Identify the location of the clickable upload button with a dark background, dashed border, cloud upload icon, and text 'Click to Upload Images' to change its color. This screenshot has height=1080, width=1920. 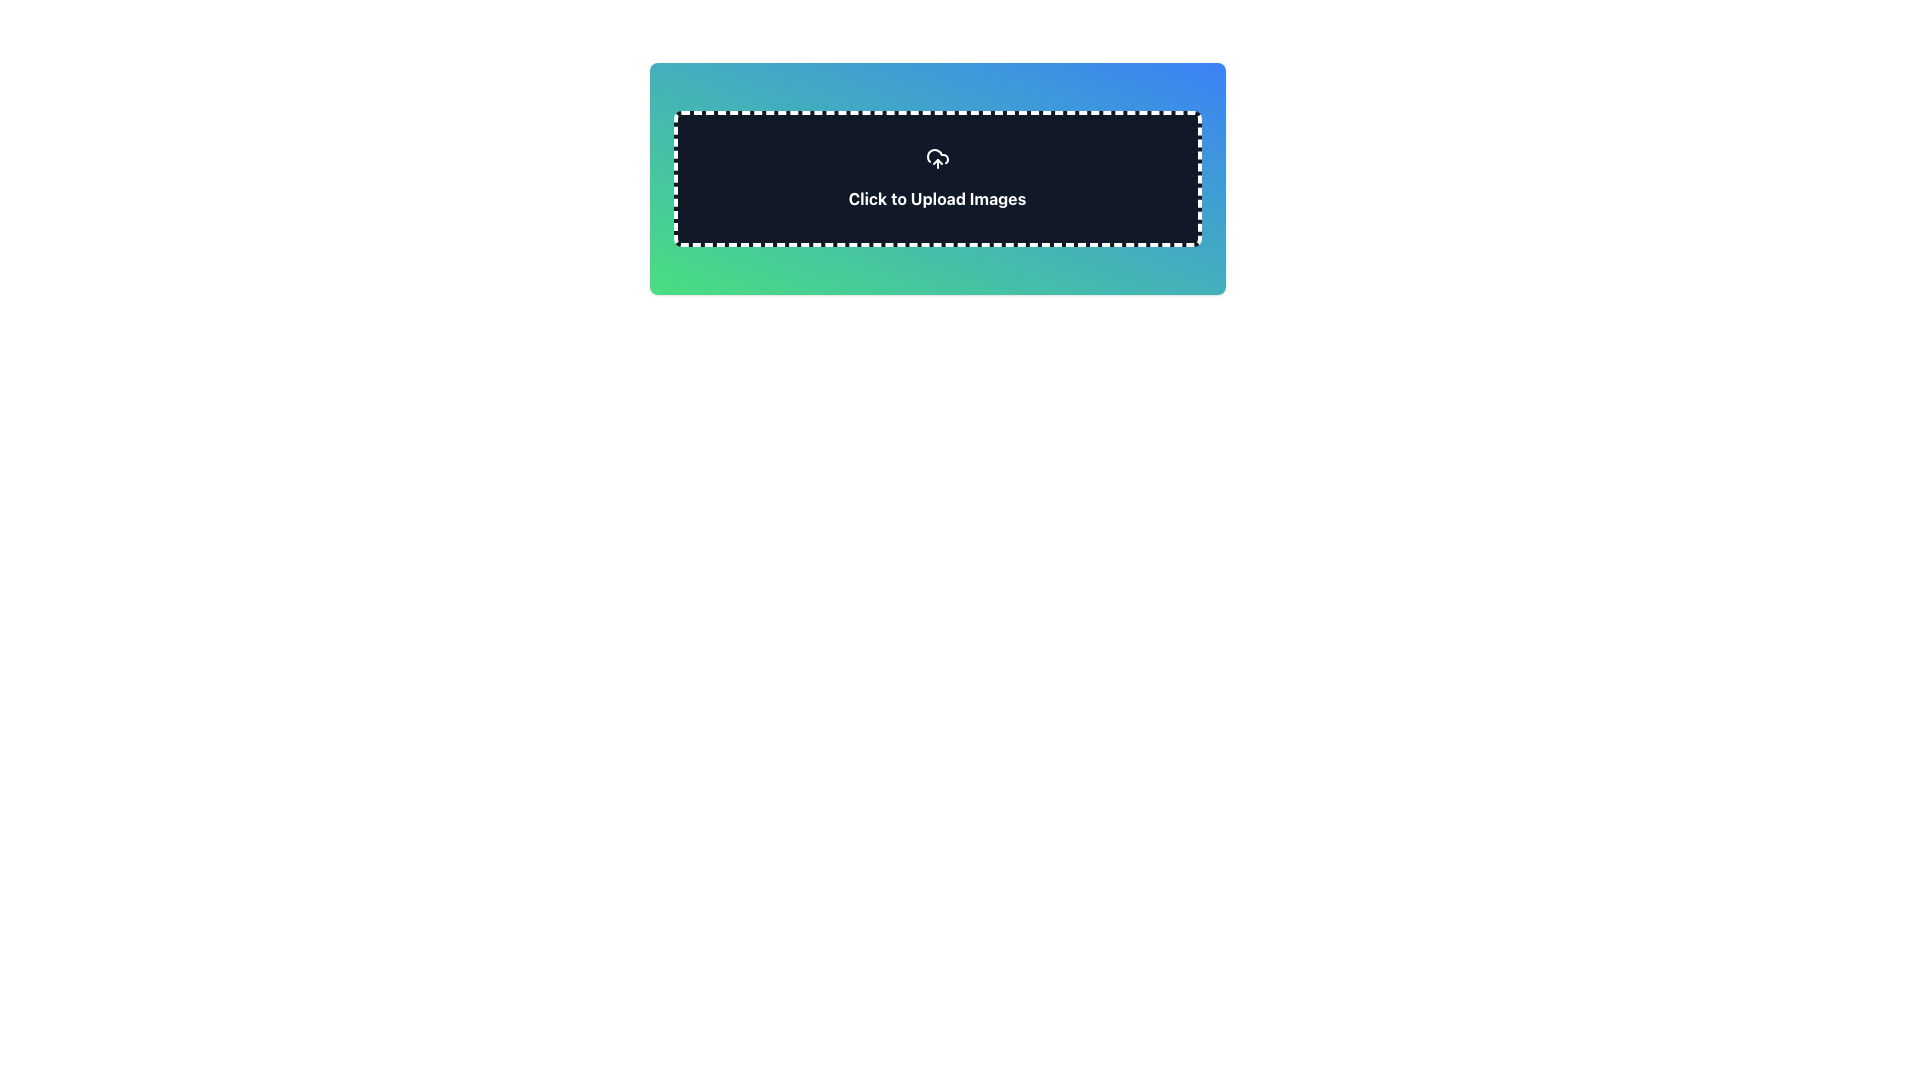
(936, 177).